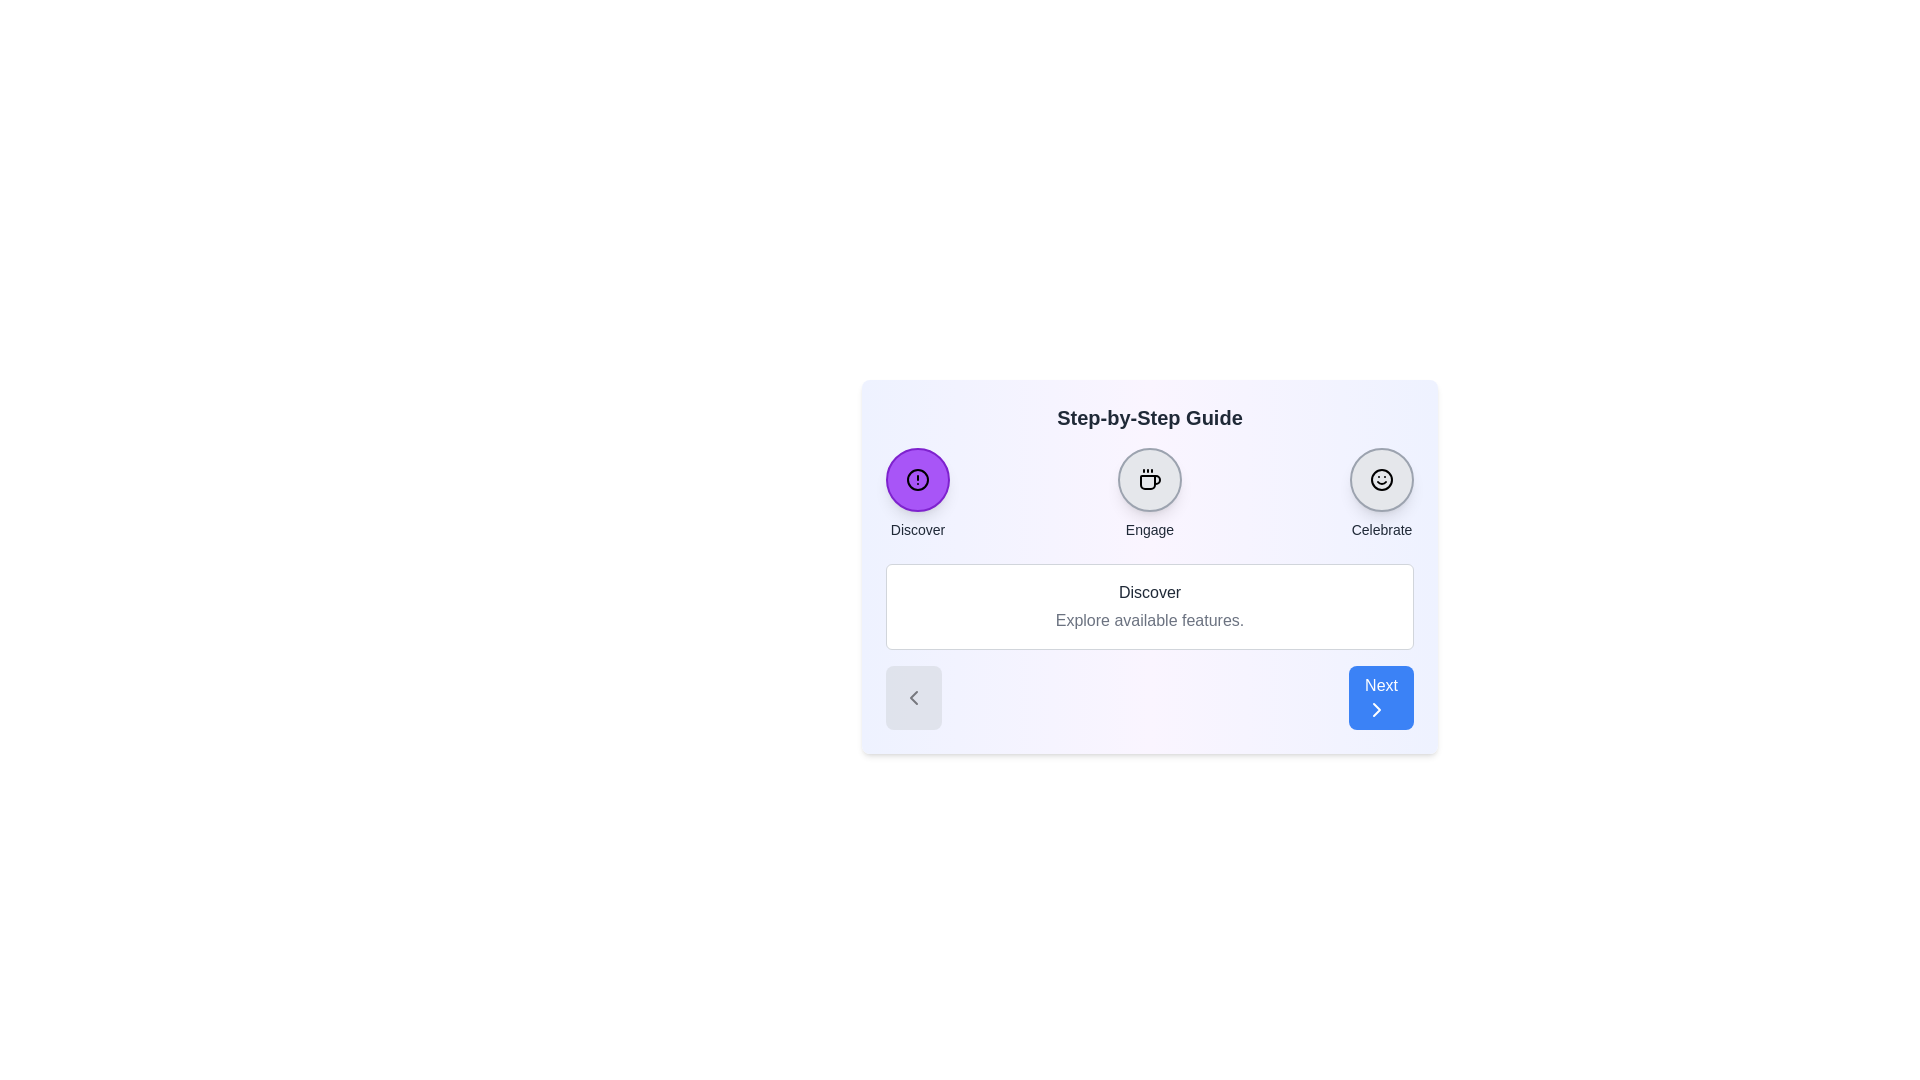 This screenshot has width=1920, height=1080. Describe the element at coordinates (916, 528) in the screenshot. I see `the text label located at the center-bottom of the group, directly beneath the circular, purple-colored icon` at that location.